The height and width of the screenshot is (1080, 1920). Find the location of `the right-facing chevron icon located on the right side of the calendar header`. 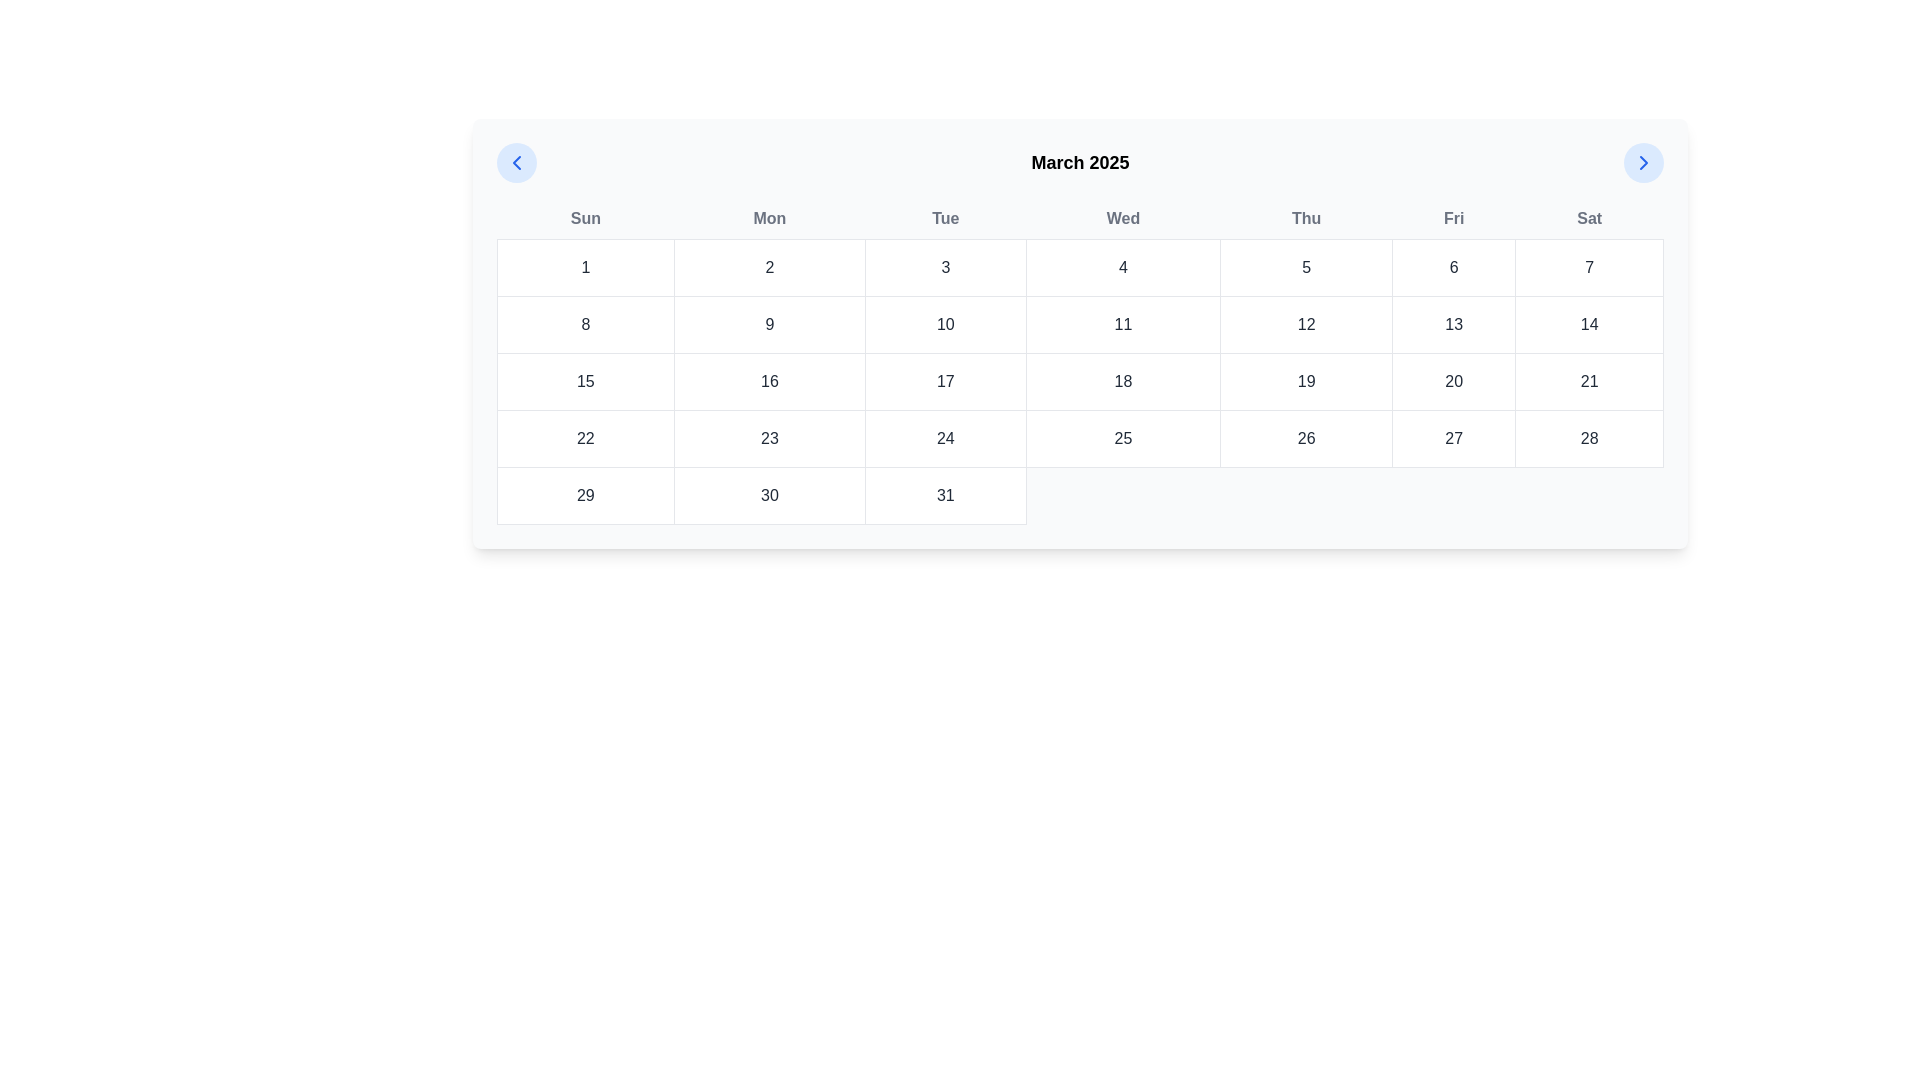

the right-facing chevron icon located on the right side of the calendar header is located at coordinates (1643, 161).